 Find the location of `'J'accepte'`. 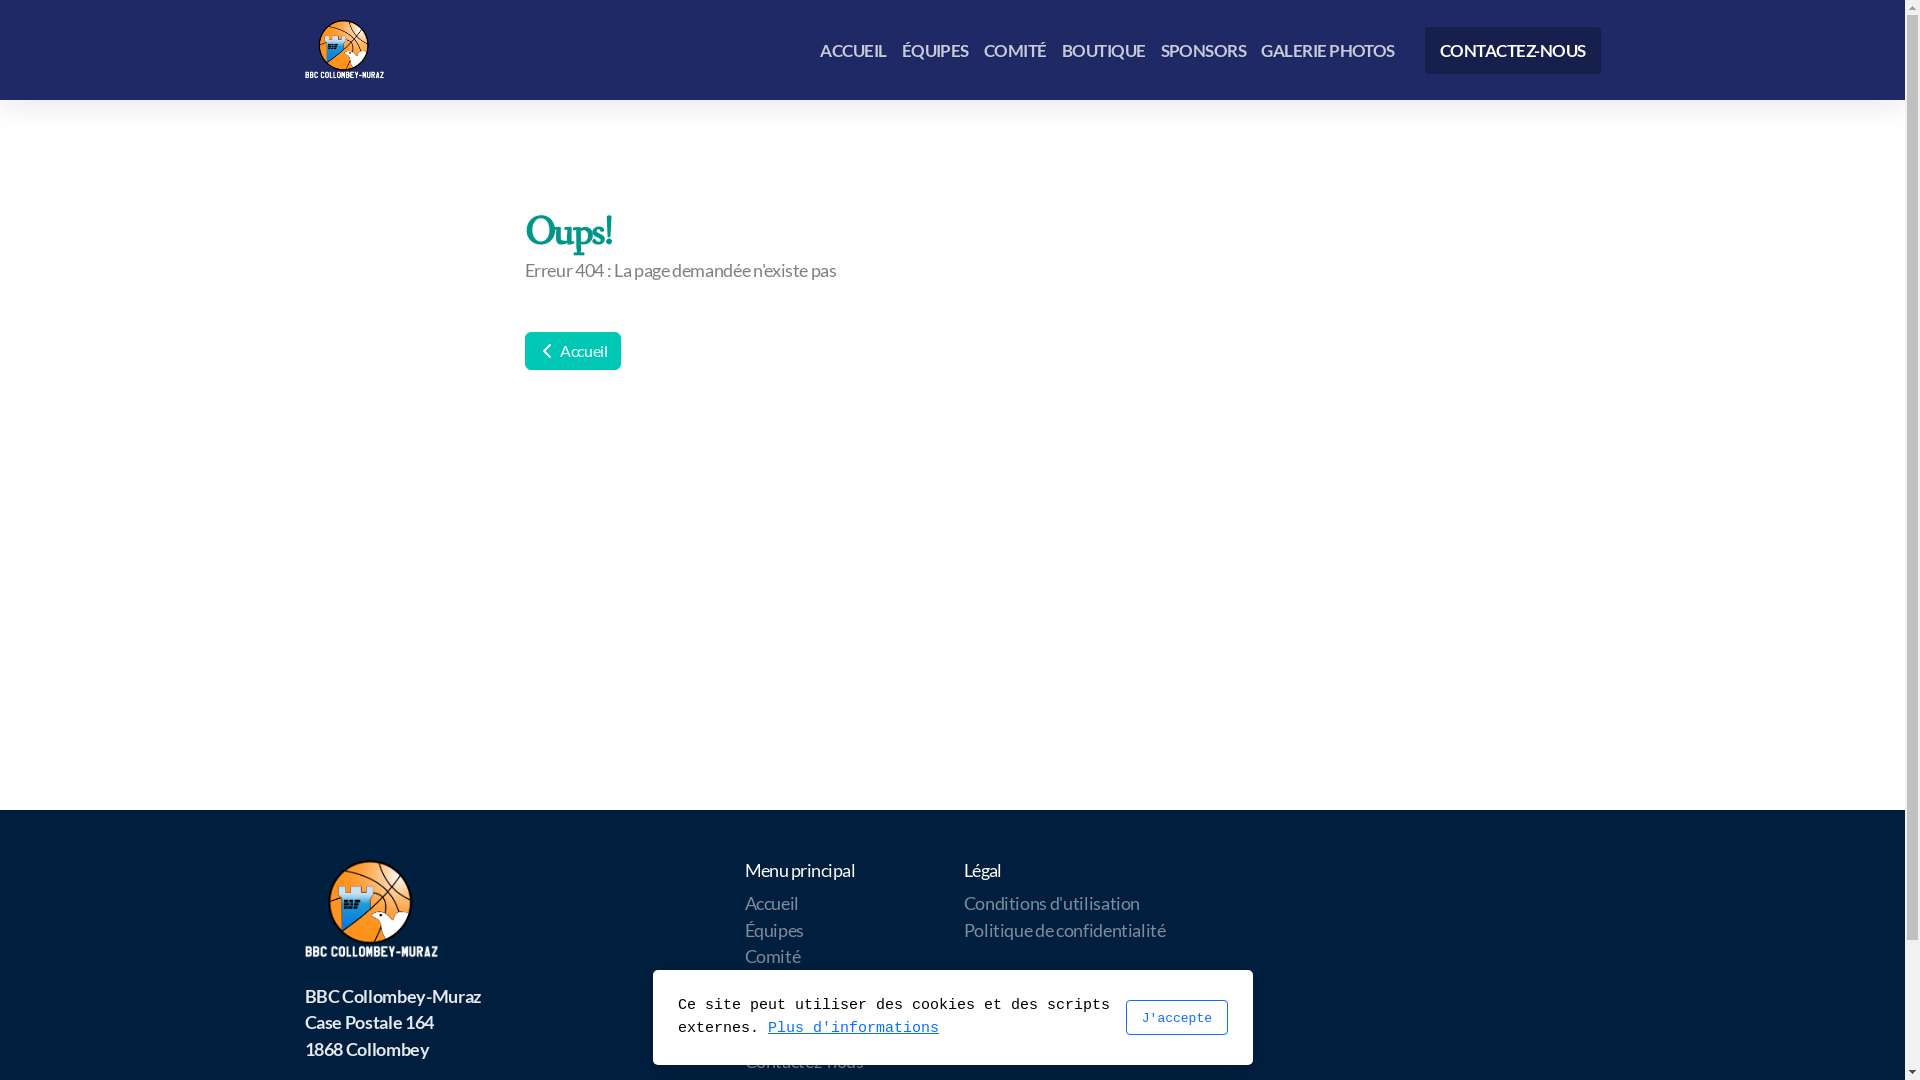

'J'accepte' is located at coordinates (1124, 1017).